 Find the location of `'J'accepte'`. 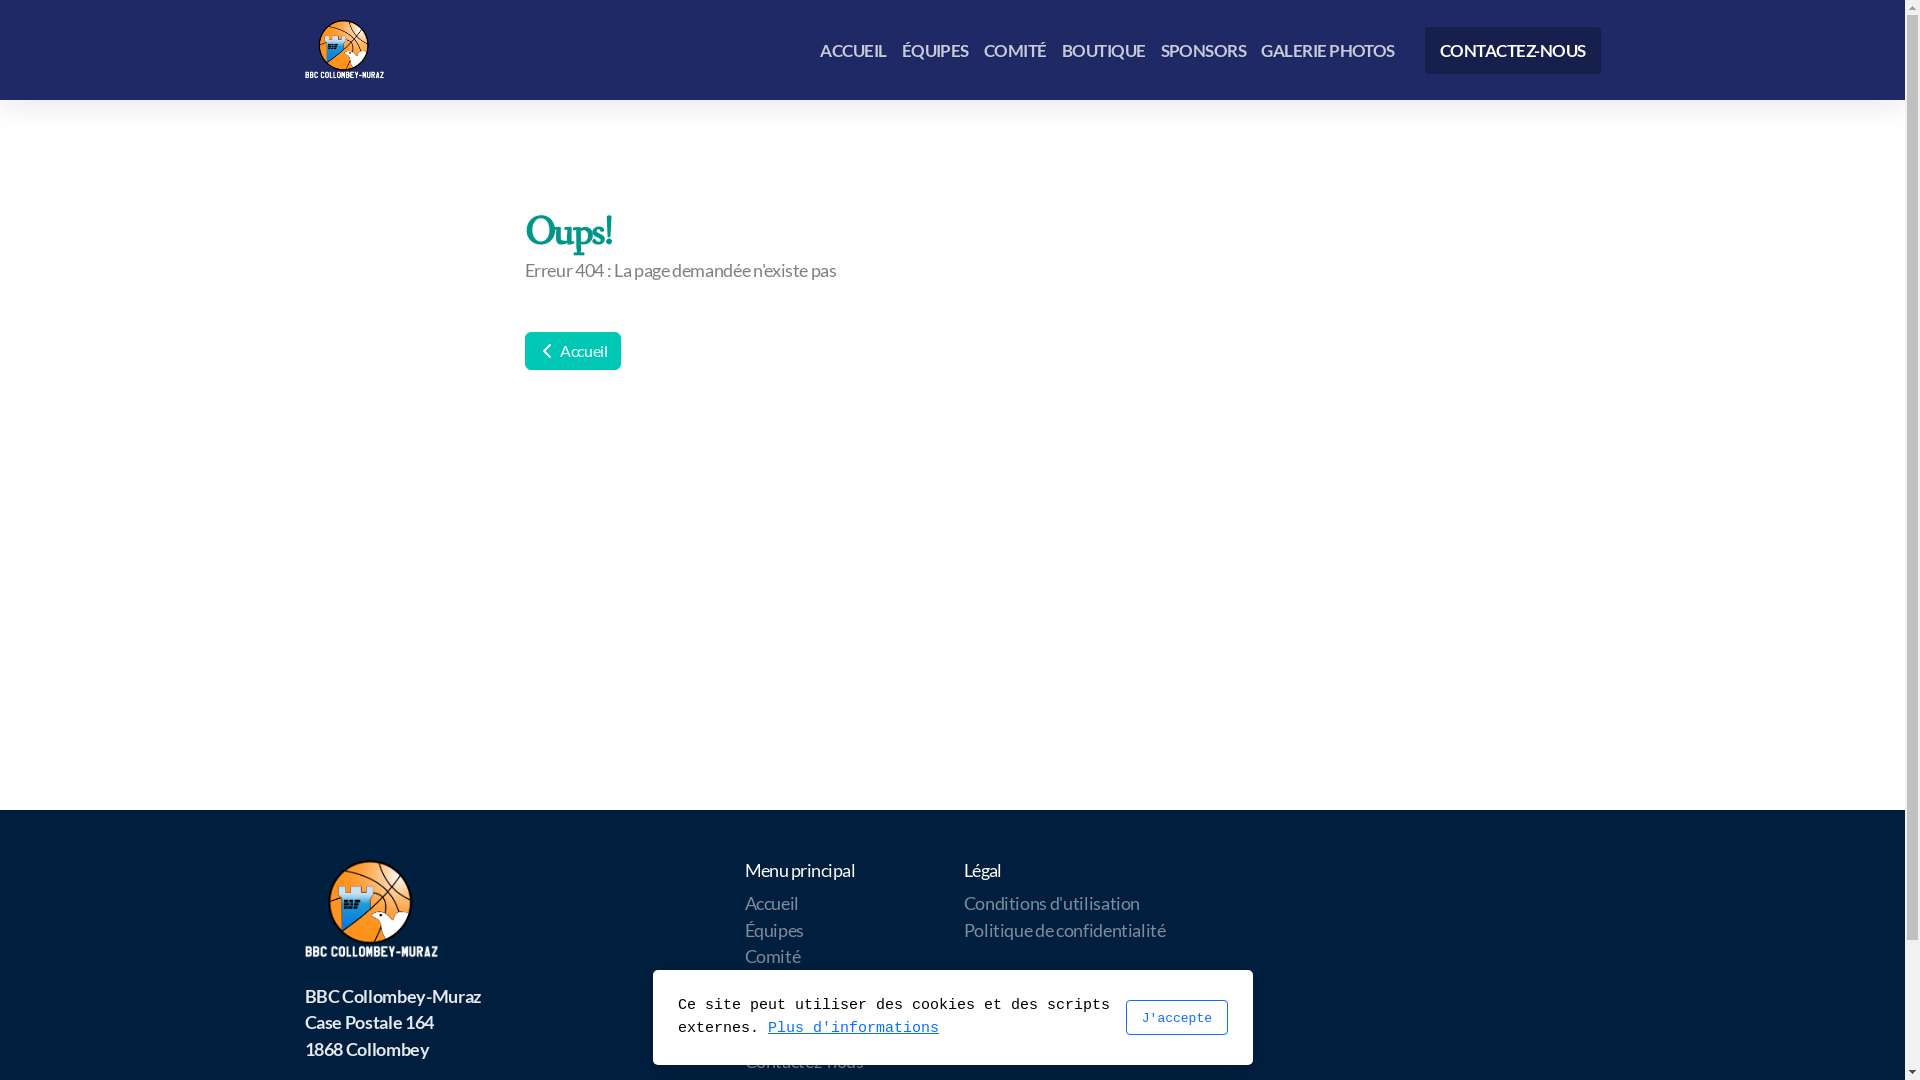

'J'accepte' is located at coordinates (1124, 1017).